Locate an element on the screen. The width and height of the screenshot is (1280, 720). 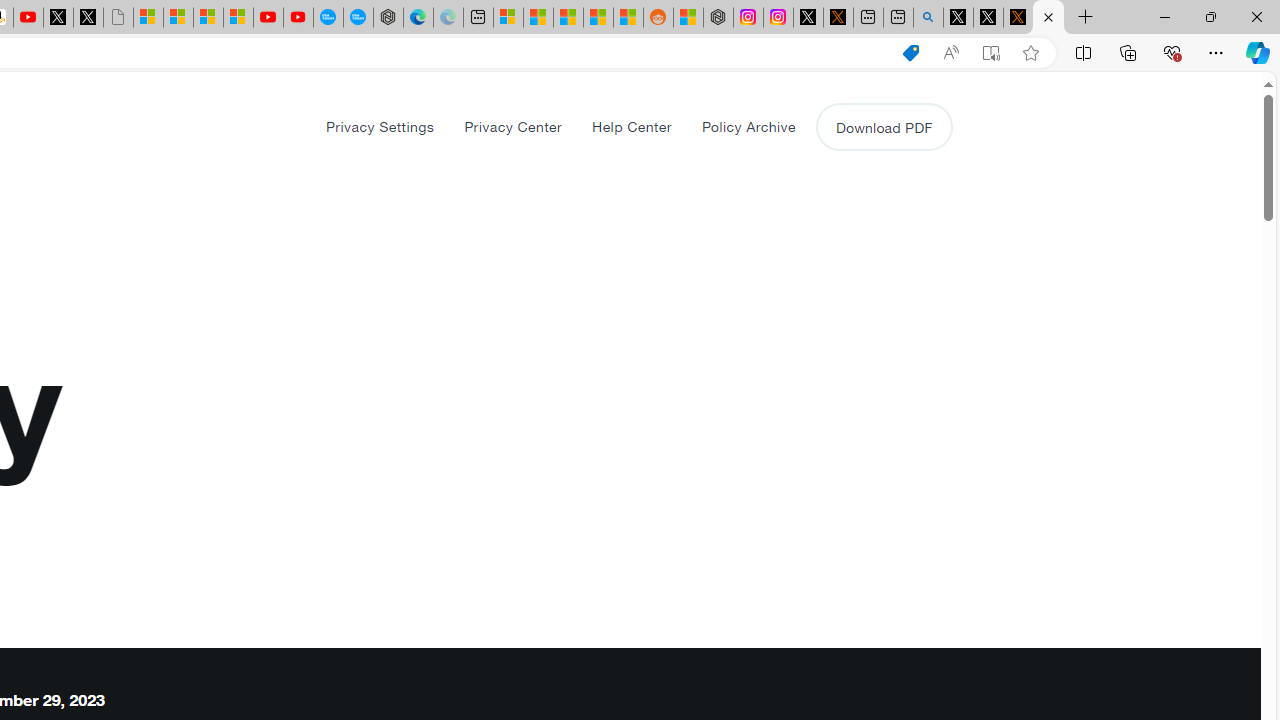
'GitHub (@github) / X' is located at coordinates (988, 17).